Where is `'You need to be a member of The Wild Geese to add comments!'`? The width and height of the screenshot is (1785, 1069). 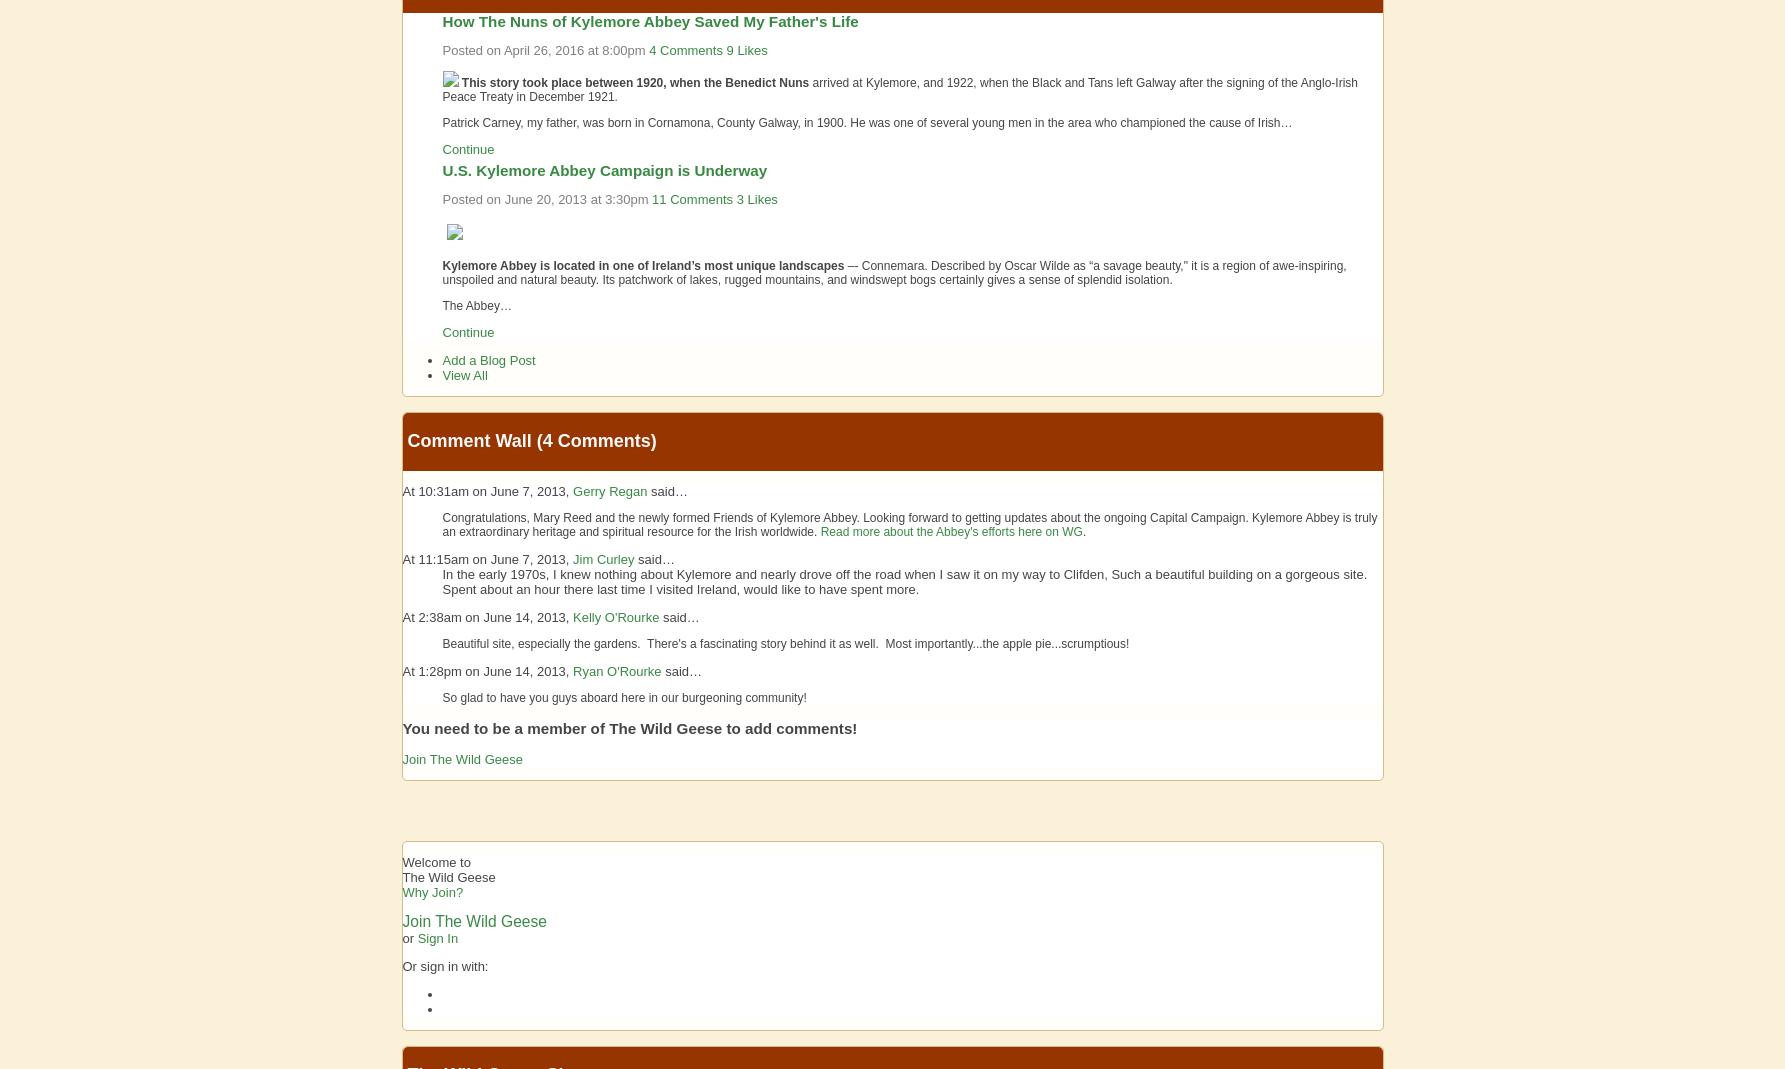
'You need to be a member of The Wild Geese to add comments!' is located at coordinates (400, 726).